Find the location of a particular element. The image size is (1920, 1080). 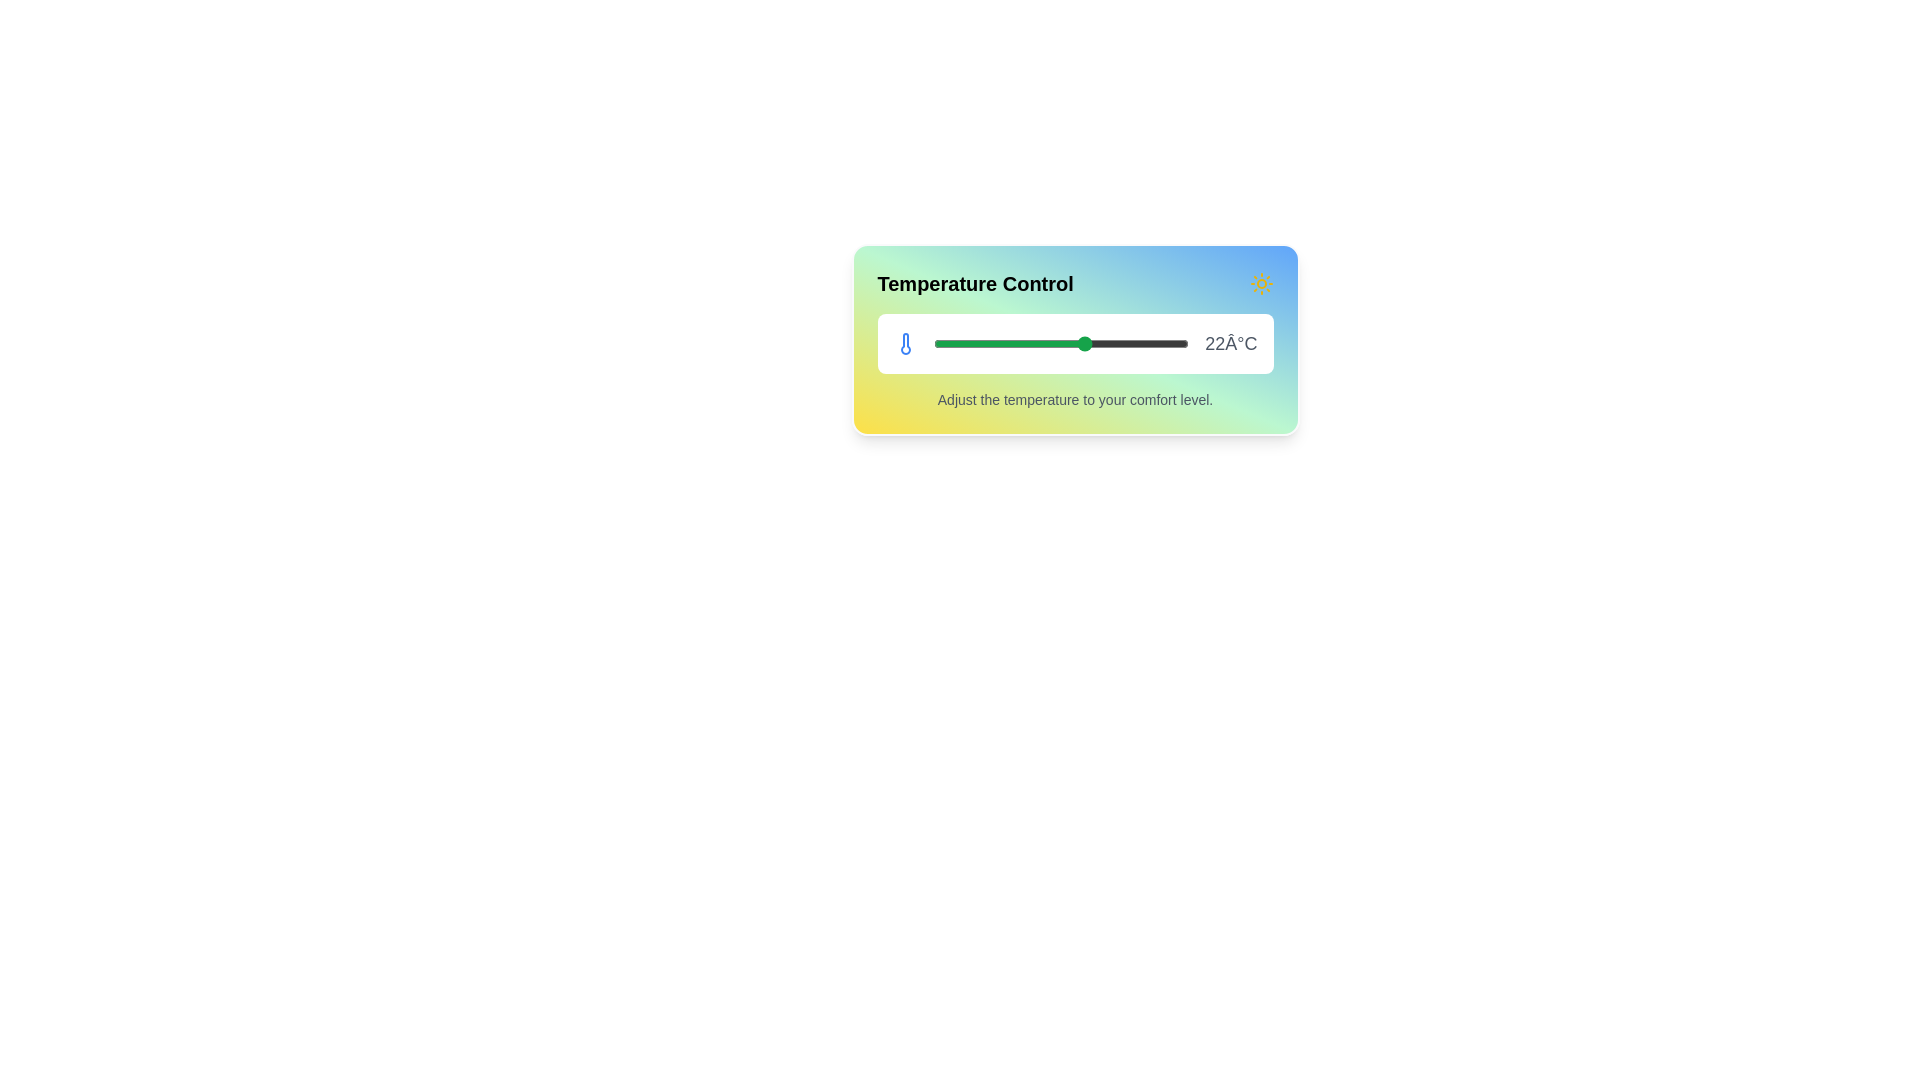

the temperature is located at coordinates (997, 338).